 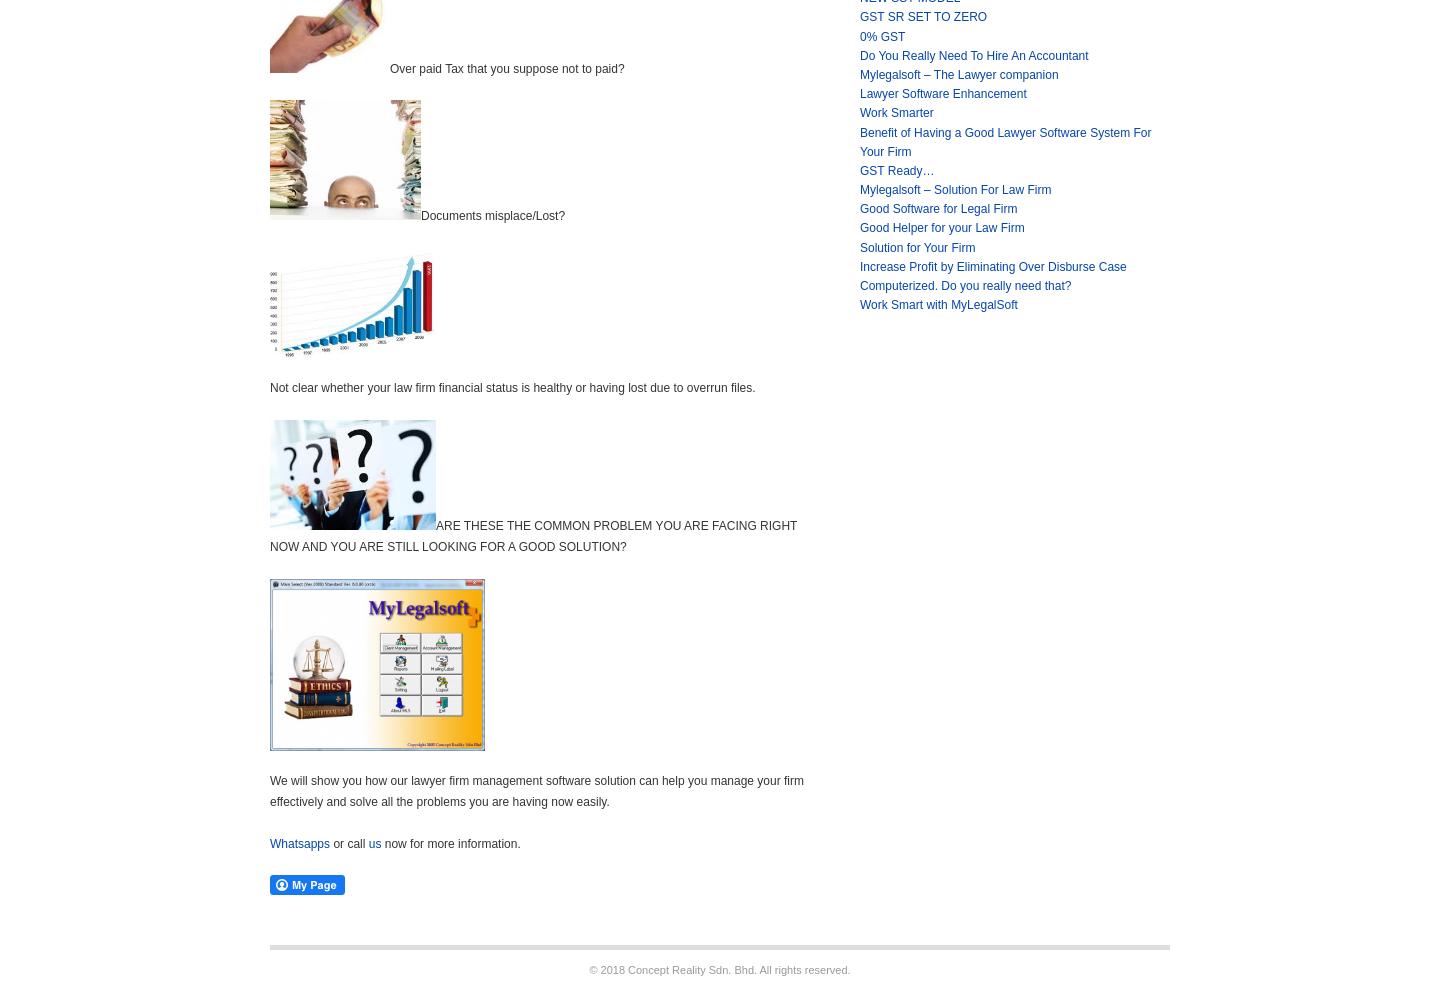 What do you see at coordinates (333, 843) in the screenshot?
I see `'or call'` at bounding box center [333, 843].